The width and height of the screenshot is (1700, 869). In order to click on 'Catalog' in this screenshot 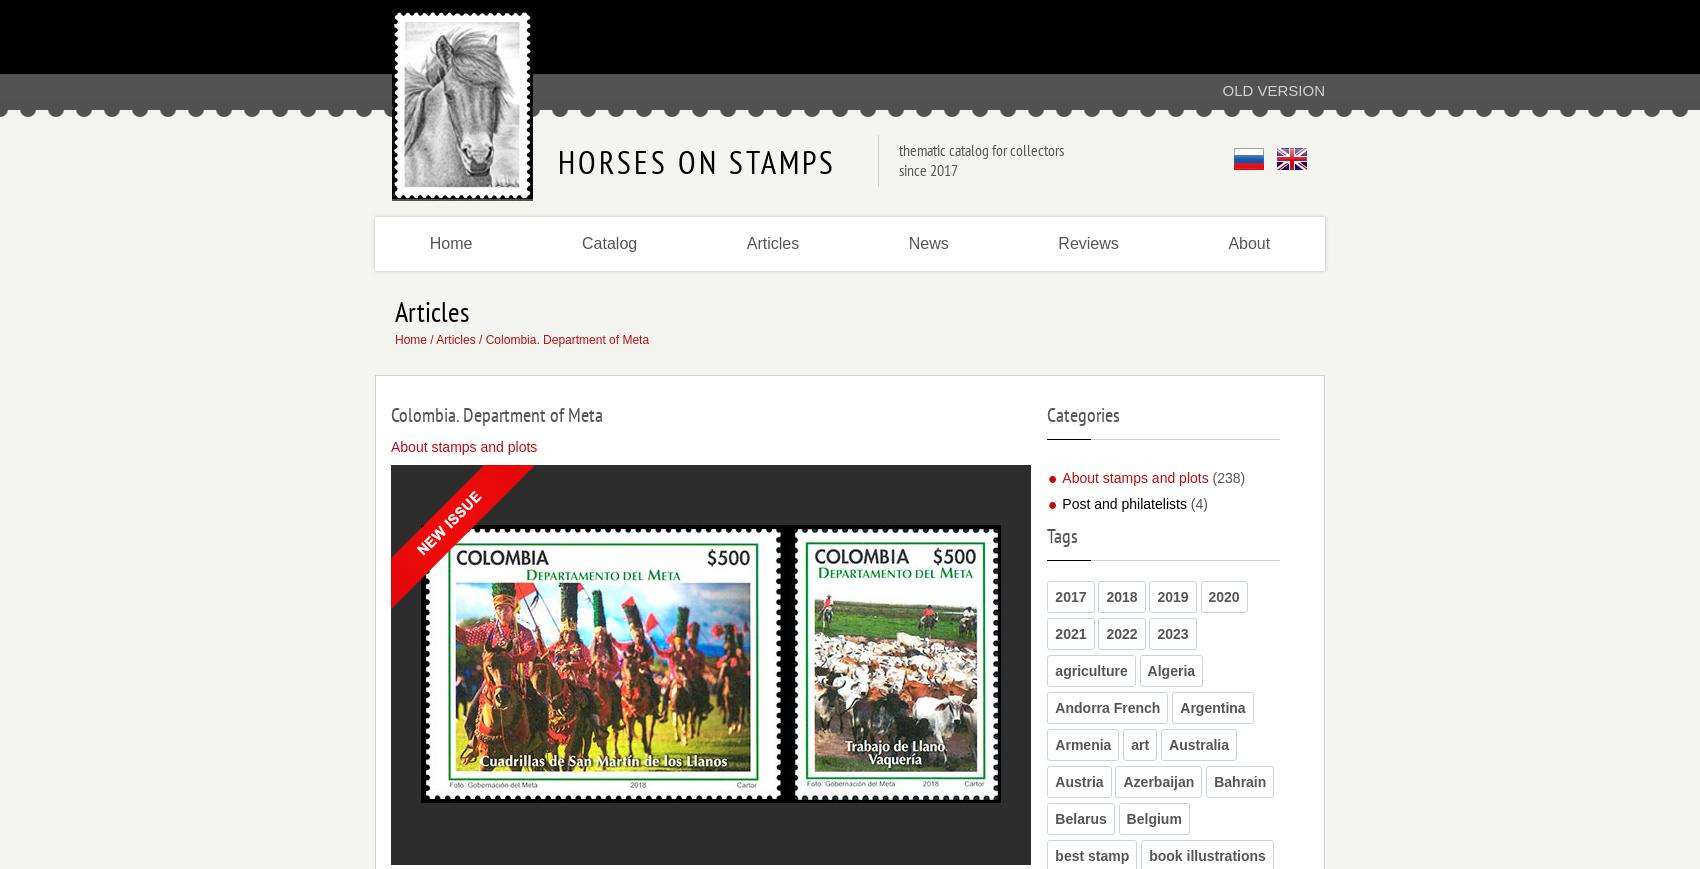, I will do `click(608, 242)`.